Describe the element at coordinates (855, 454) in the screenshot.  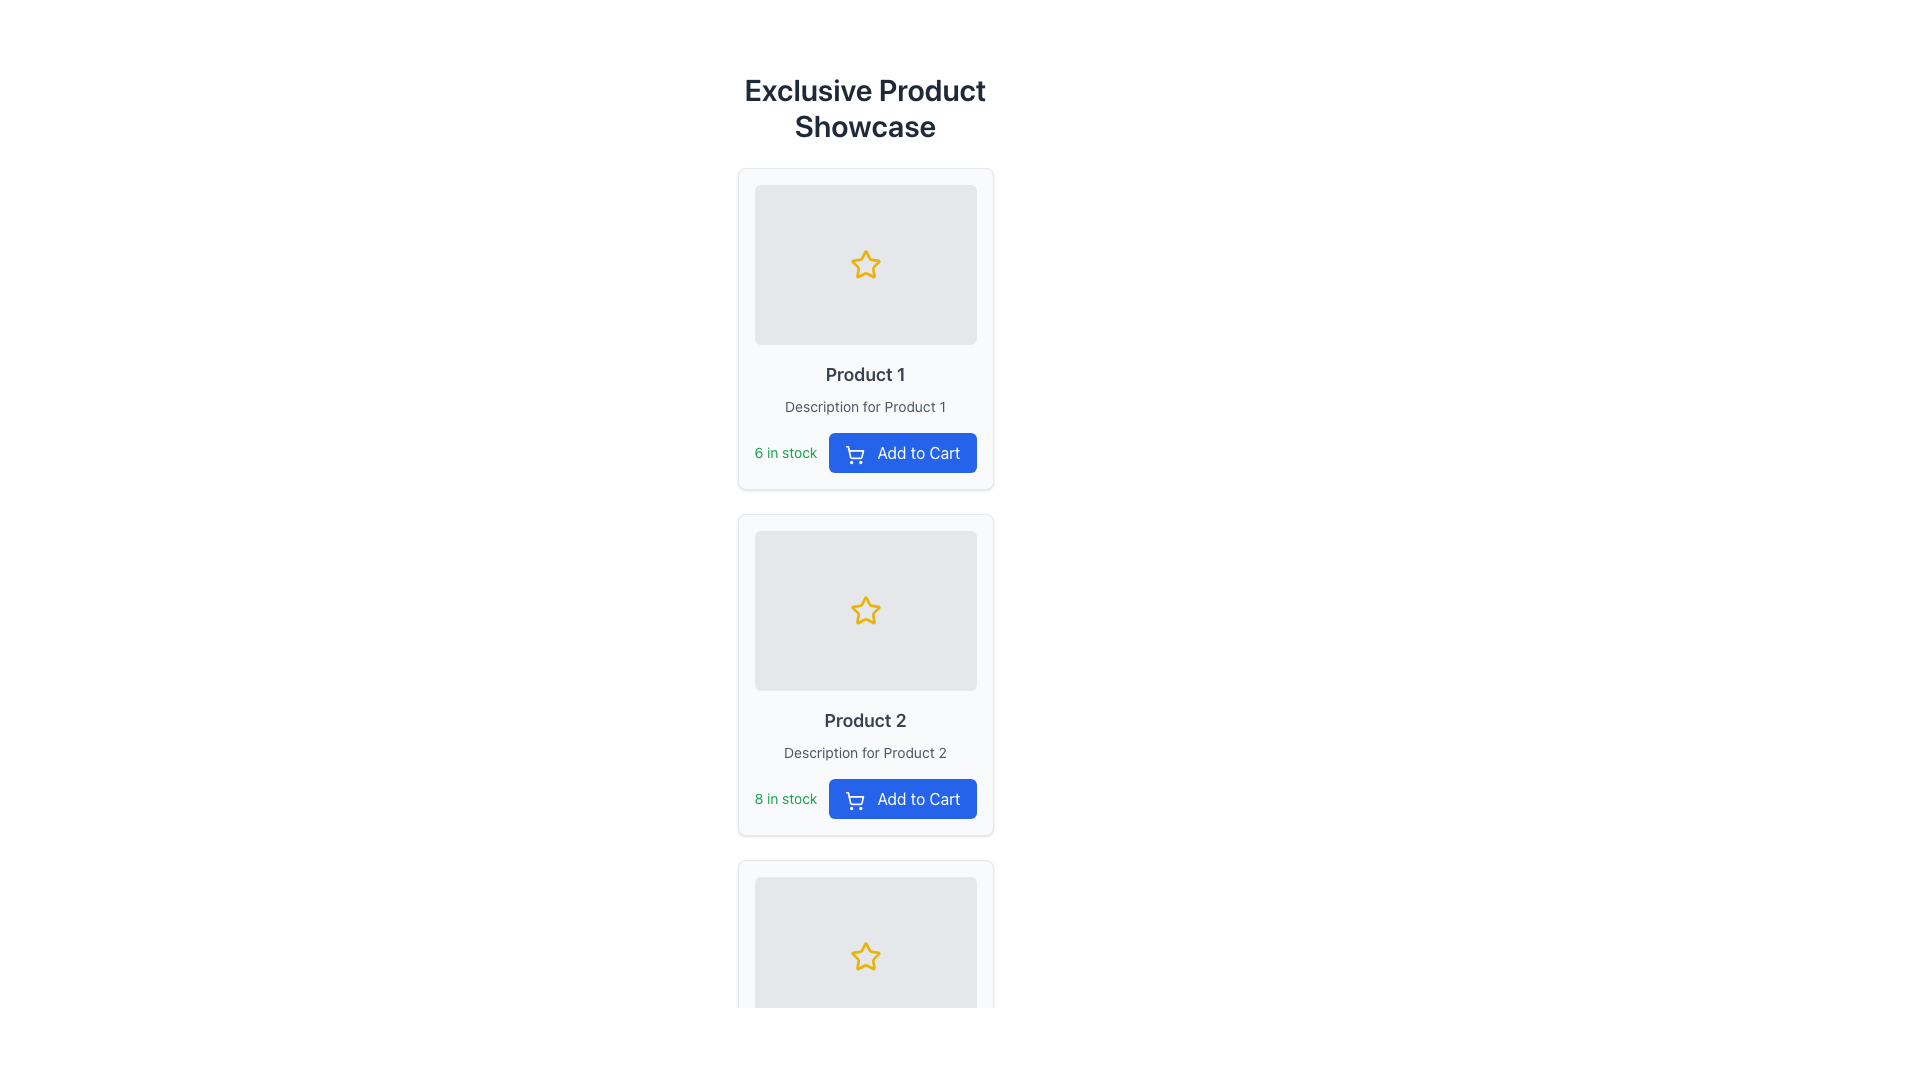
I see `the shopping cart icon located inside the blue button of the first product card in the vertical list of products` at that location.